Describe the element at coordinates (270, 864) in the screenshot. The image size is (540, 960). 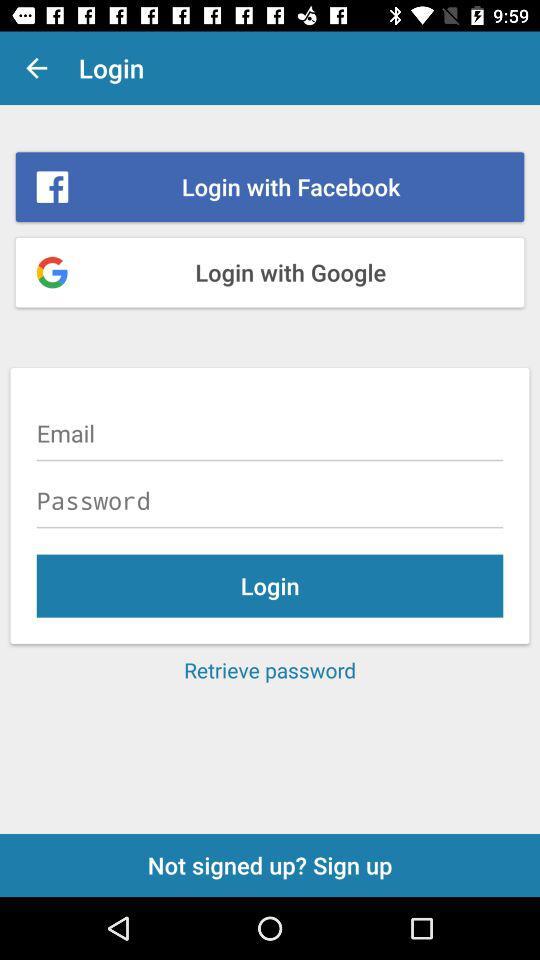
I see `the item below retrieve password icon` at that location.